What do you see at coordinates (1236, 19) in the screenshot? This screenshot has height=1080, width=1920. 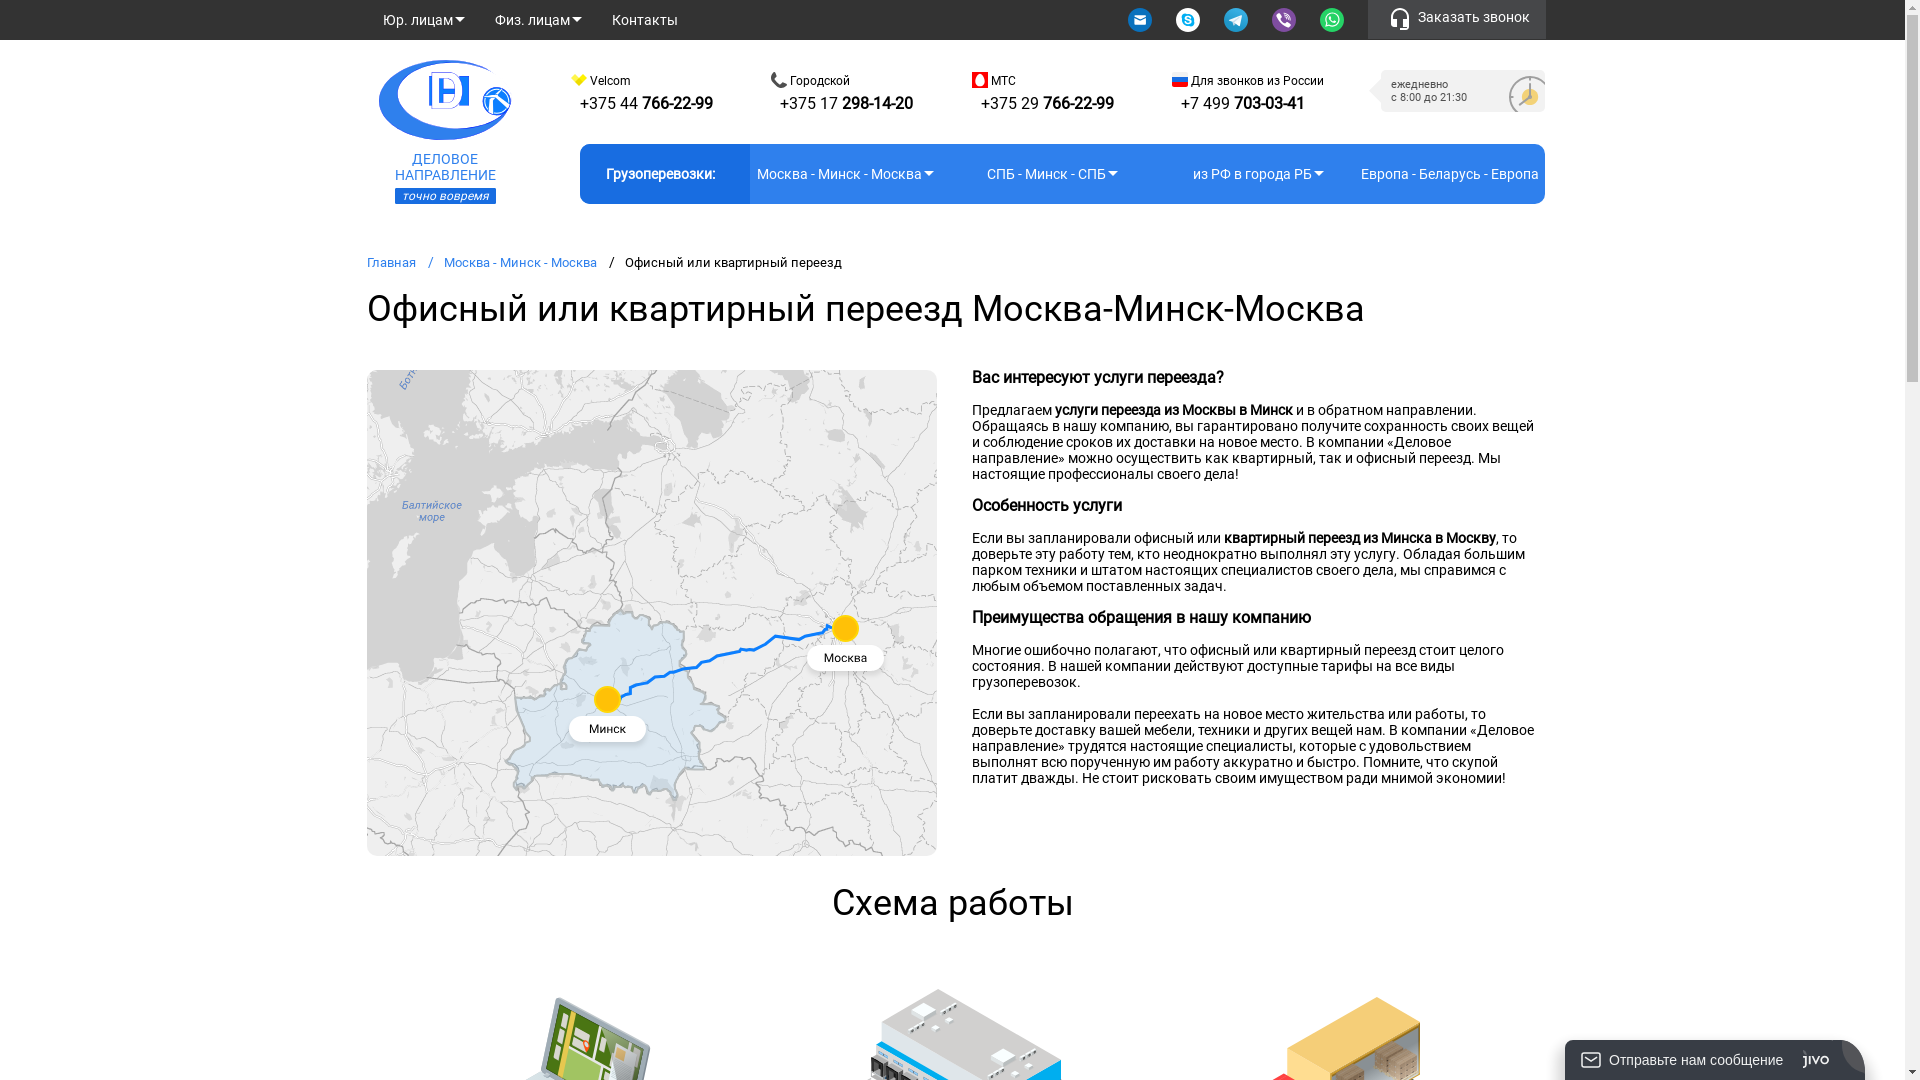 I see `'Telegram'` at bounding box center [1236, 19].